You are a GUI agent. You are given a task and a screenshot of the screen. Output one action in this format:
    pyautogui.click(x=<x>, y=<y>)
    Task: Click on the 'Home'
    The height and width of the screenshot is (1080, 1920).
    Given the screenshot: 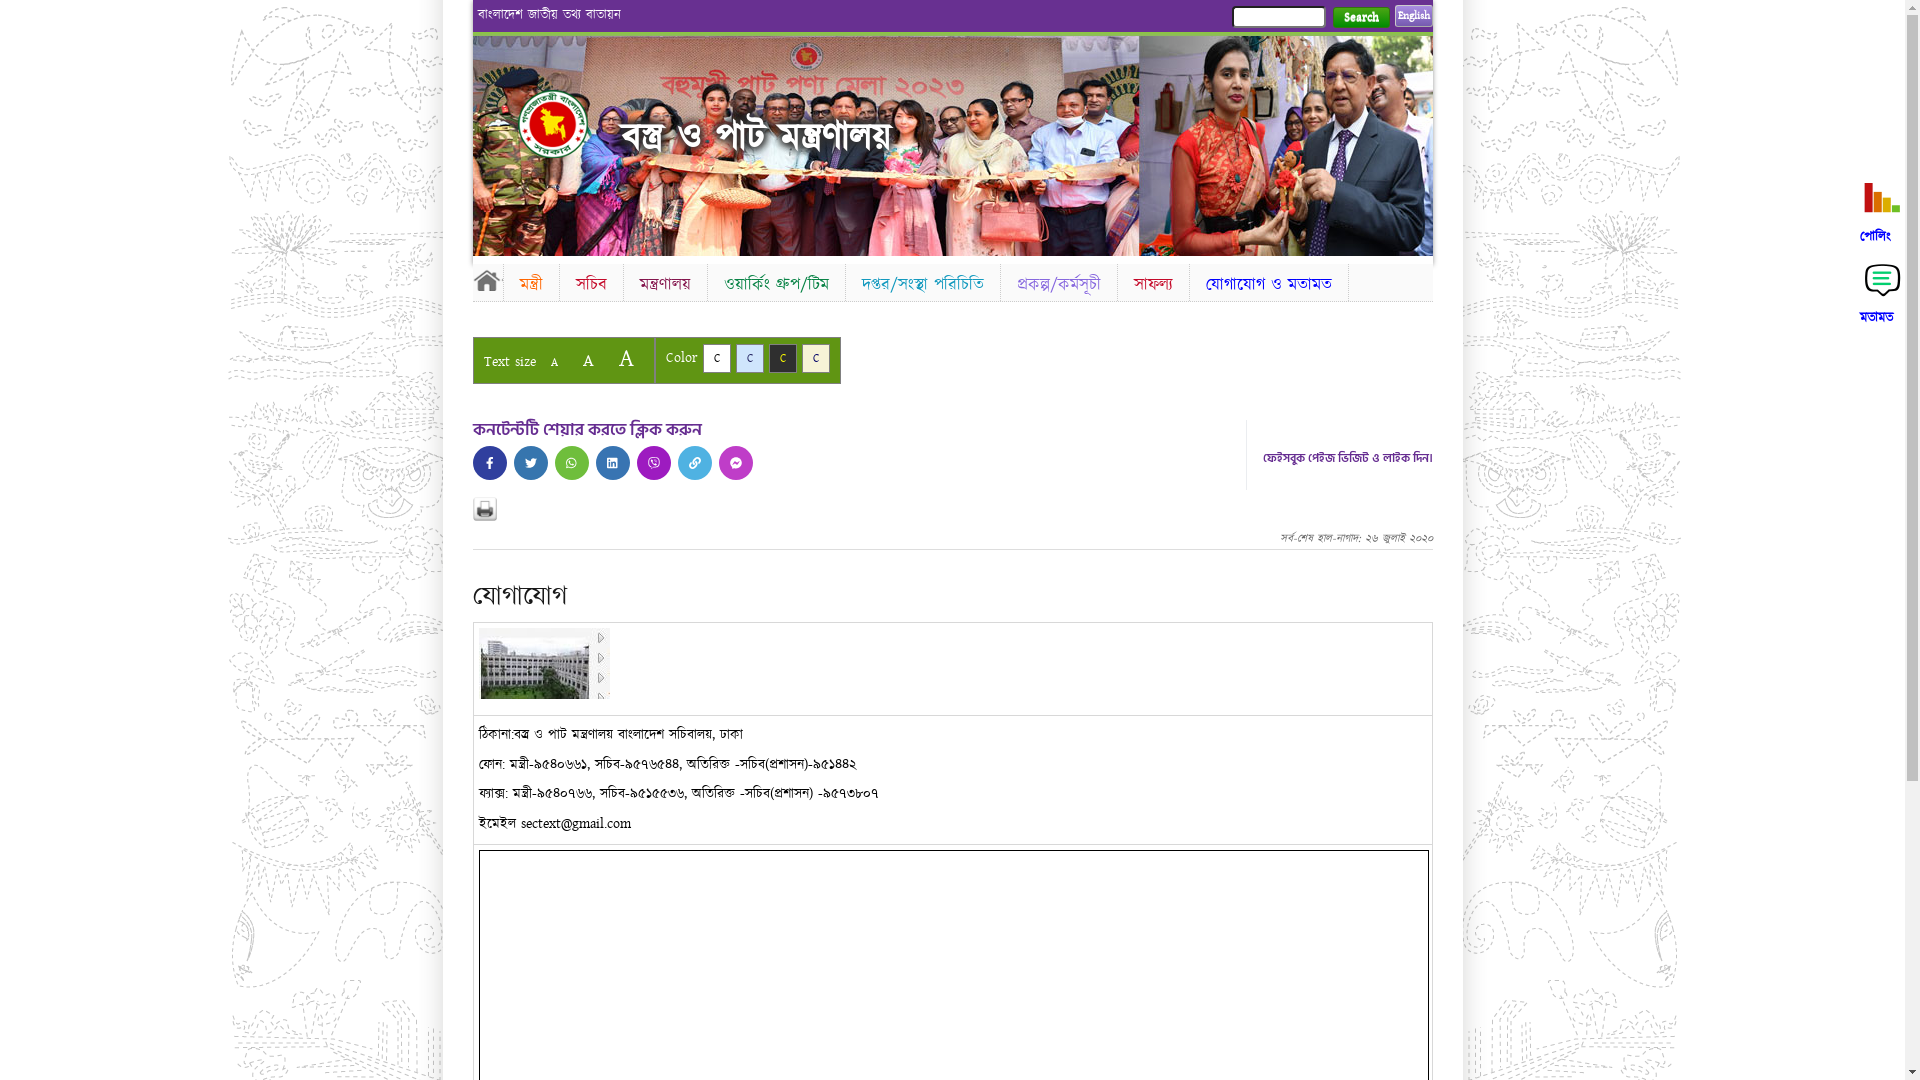 What is the action you would take?
    pyautogui.click(x=486, y=280)
    